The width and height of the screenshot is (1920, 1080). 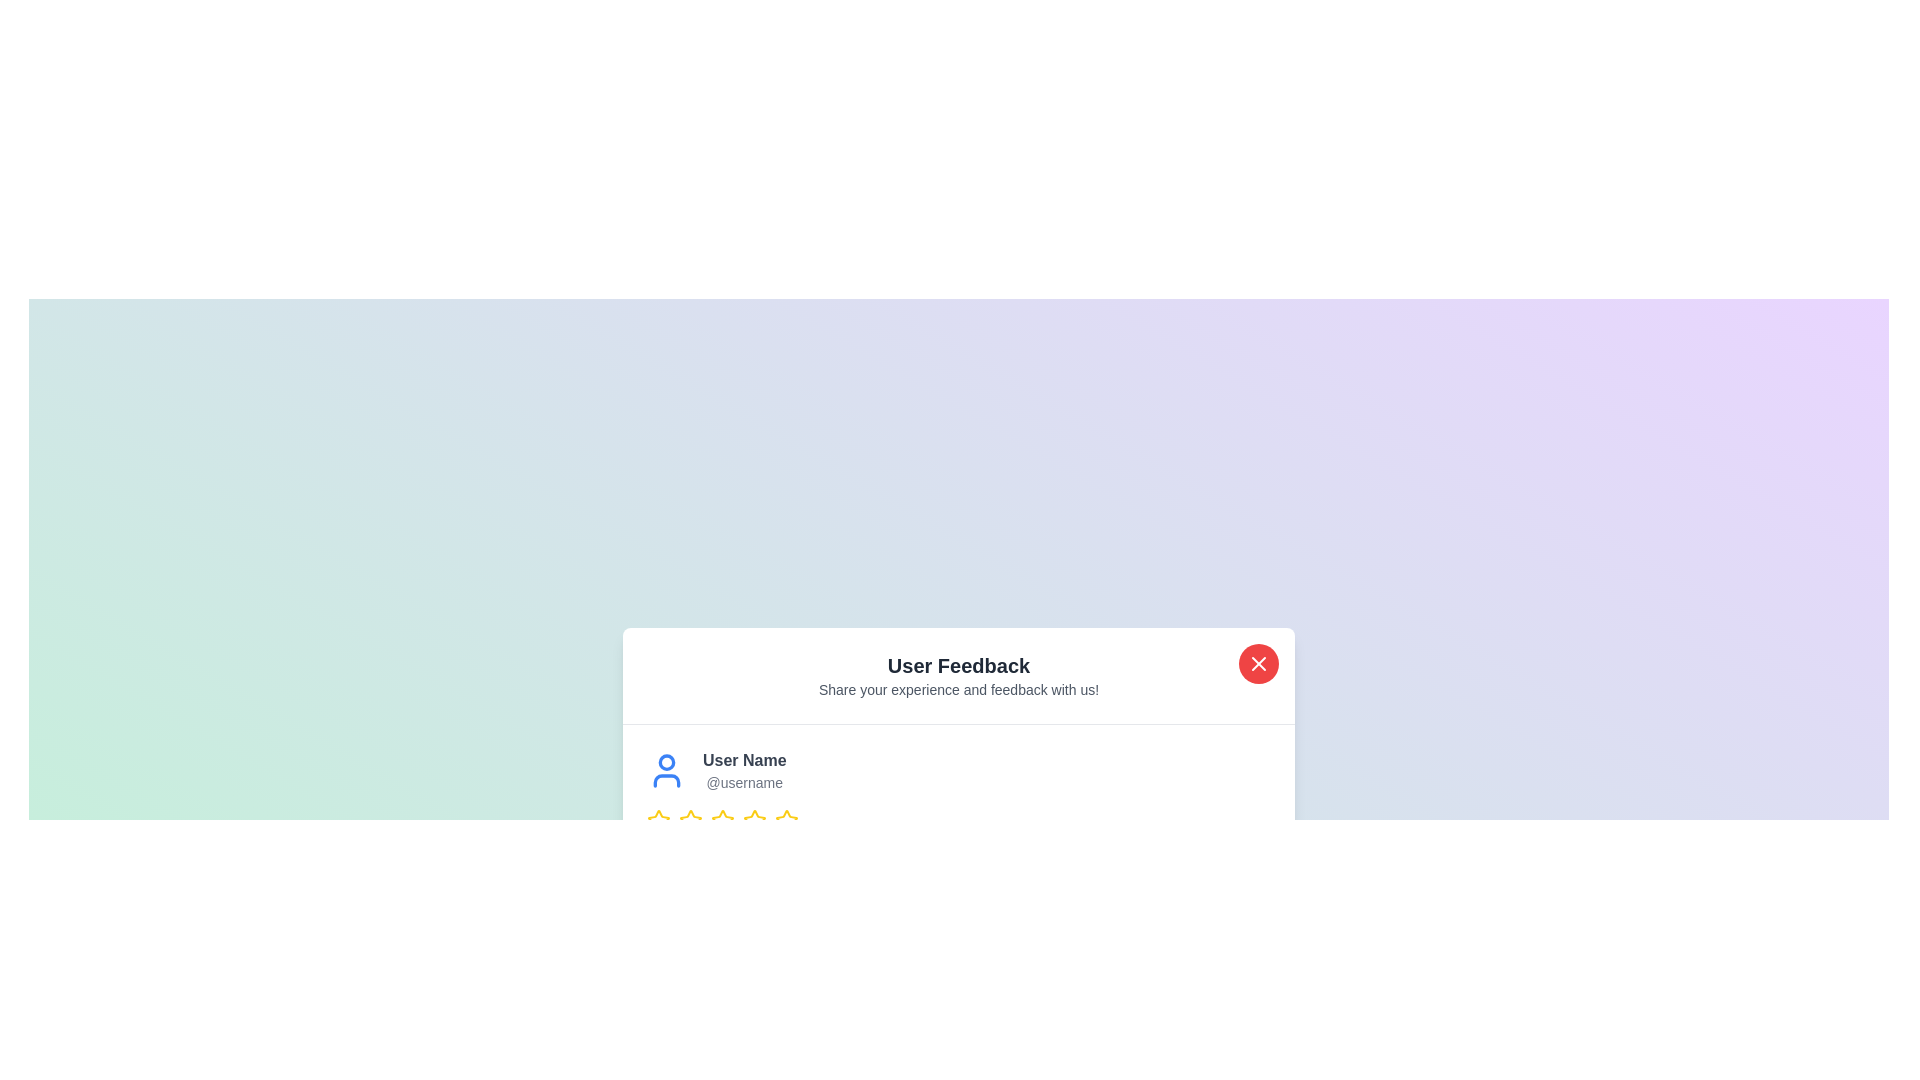 What do you see at coordinates (743, 769) in the screenshot?
I see `displayed text from the Text display block showing 'User Name' in bold and '@username' in lighter gray, located next to the user avatar icon` at bounding box center [743, 769].